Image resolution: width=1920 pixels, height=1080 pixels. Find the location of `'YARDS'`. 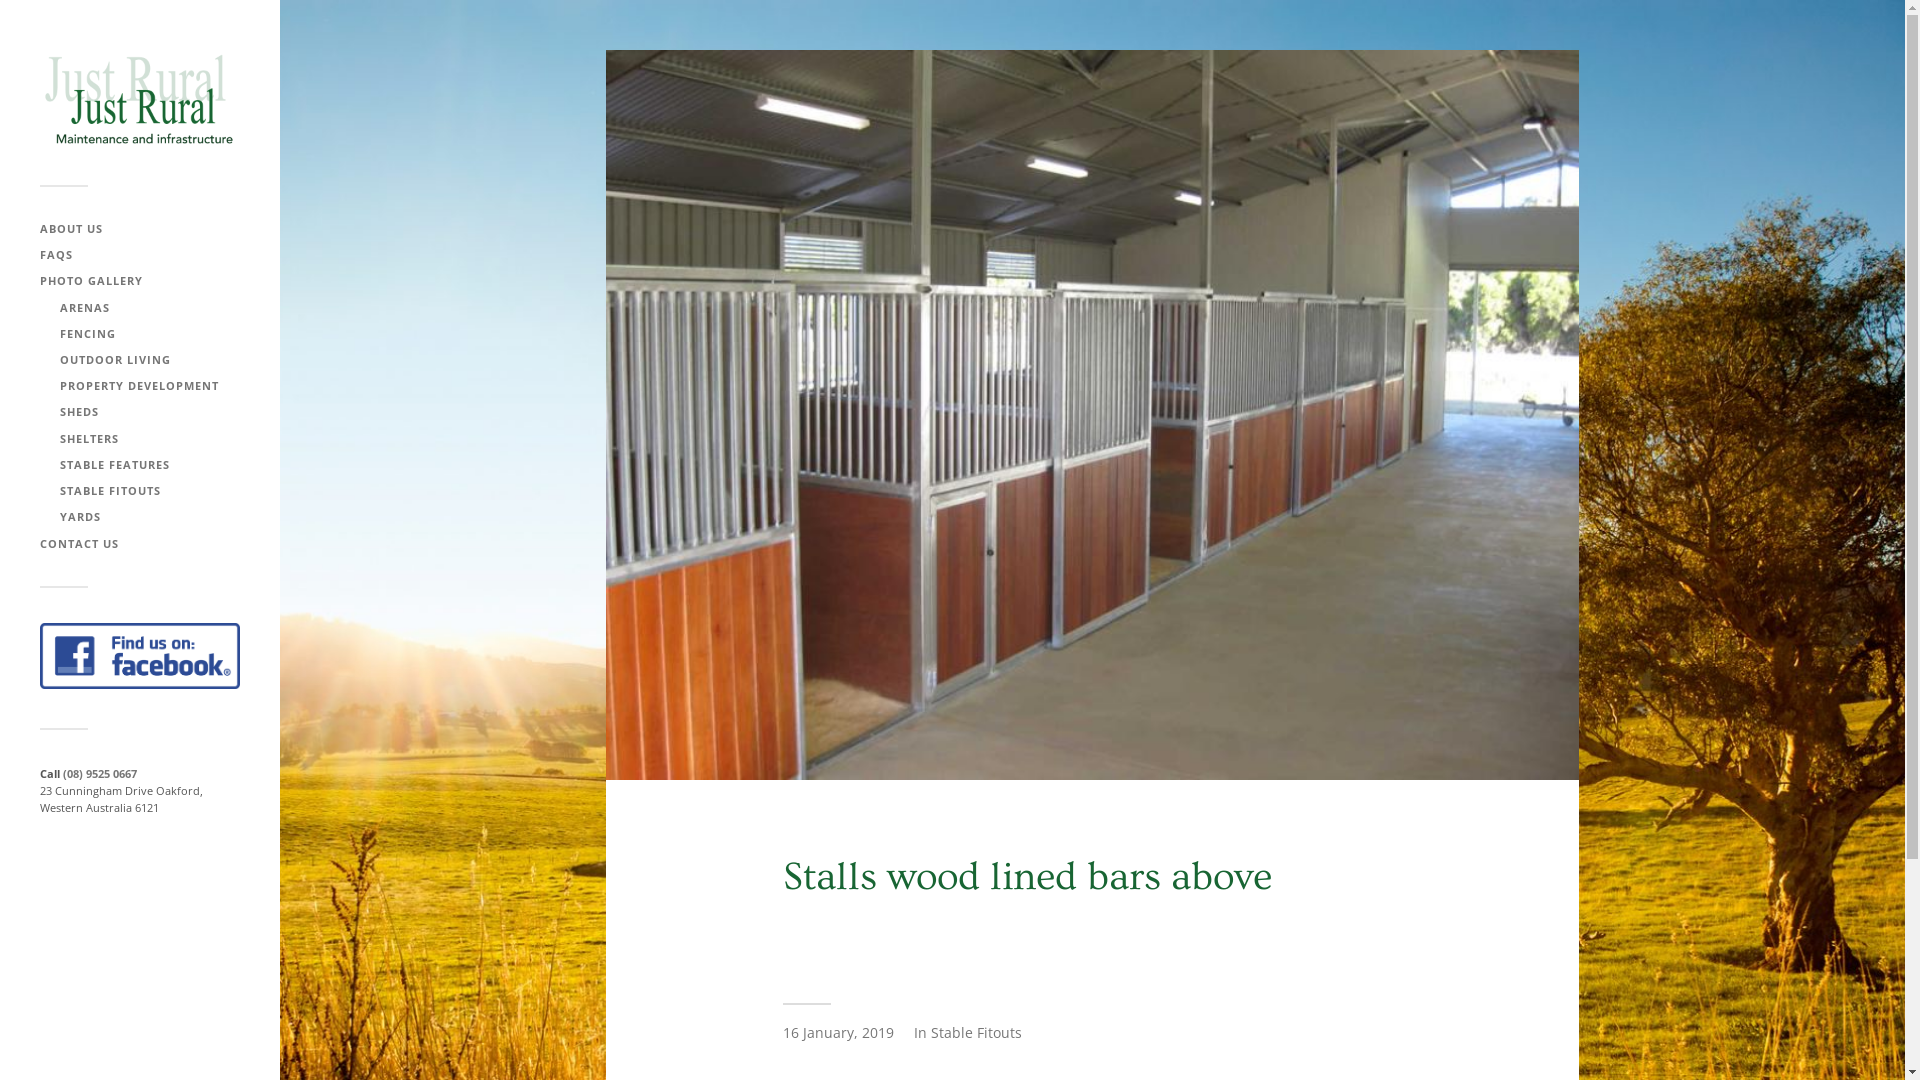

'YARDS' is located at coordinates (59, 515).